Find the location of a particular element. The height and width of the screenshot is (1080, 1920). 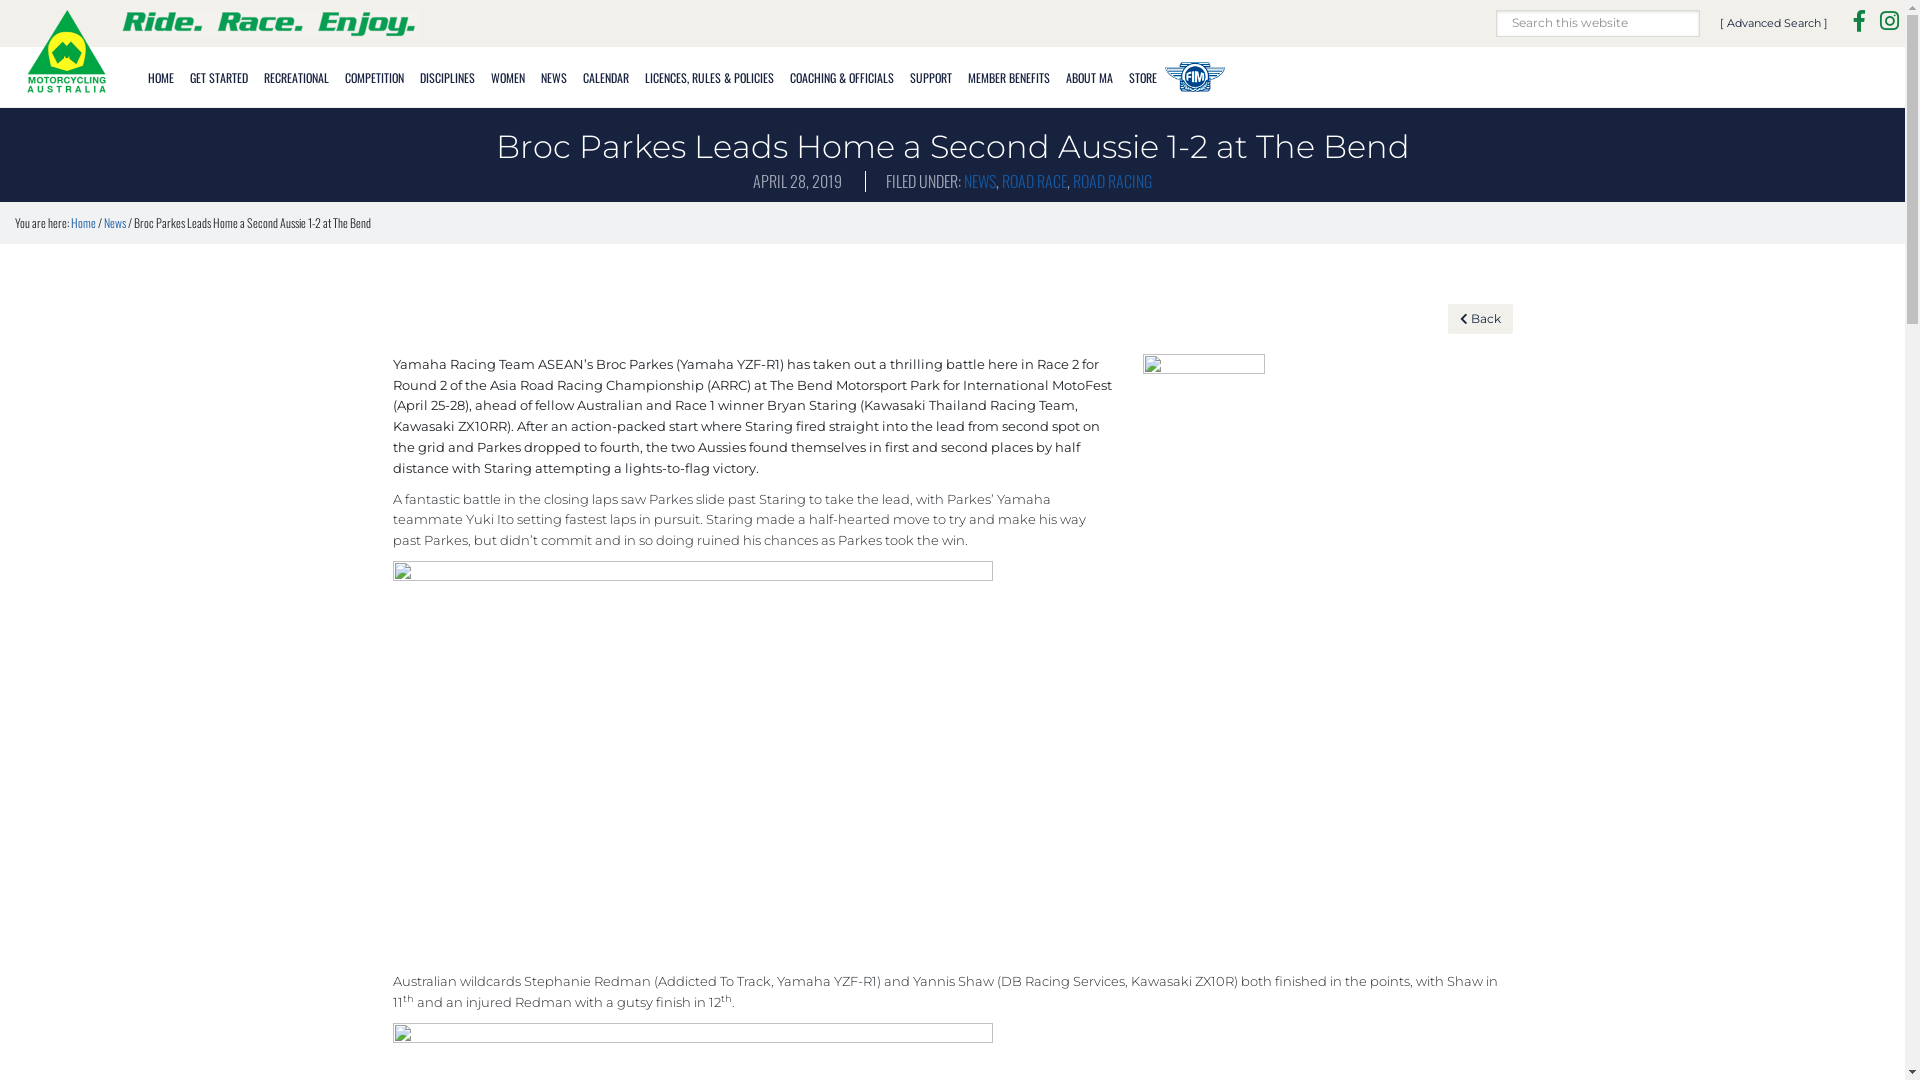

'COACHING & OFFICIALS' is located at coordinates (841, 74).